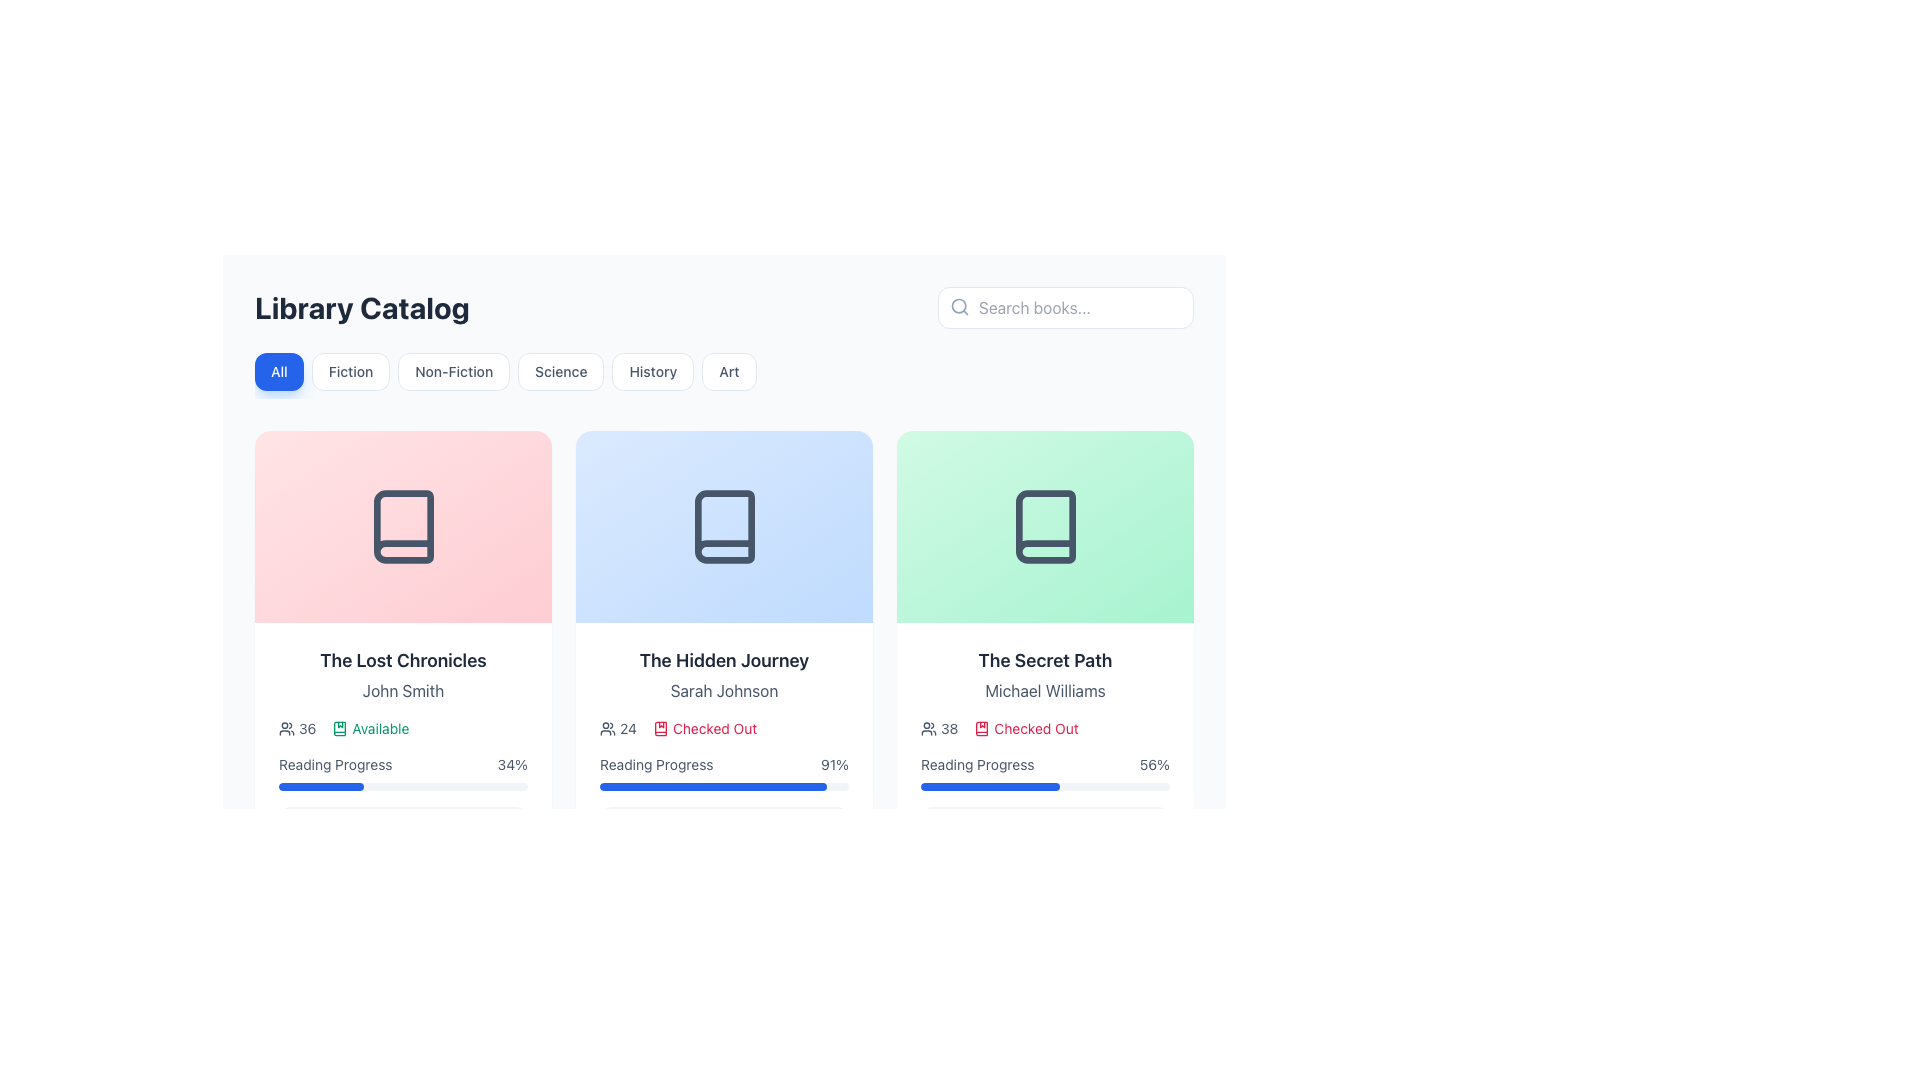  Describe the element at coordinates (350, 371) in the screenshot. I see `the 'Fiction' button, which is styled with rounded edges, a light background, and gray text, located in the horizontal navigation bar between 'All' and 'Non-Fiction'` at that location.